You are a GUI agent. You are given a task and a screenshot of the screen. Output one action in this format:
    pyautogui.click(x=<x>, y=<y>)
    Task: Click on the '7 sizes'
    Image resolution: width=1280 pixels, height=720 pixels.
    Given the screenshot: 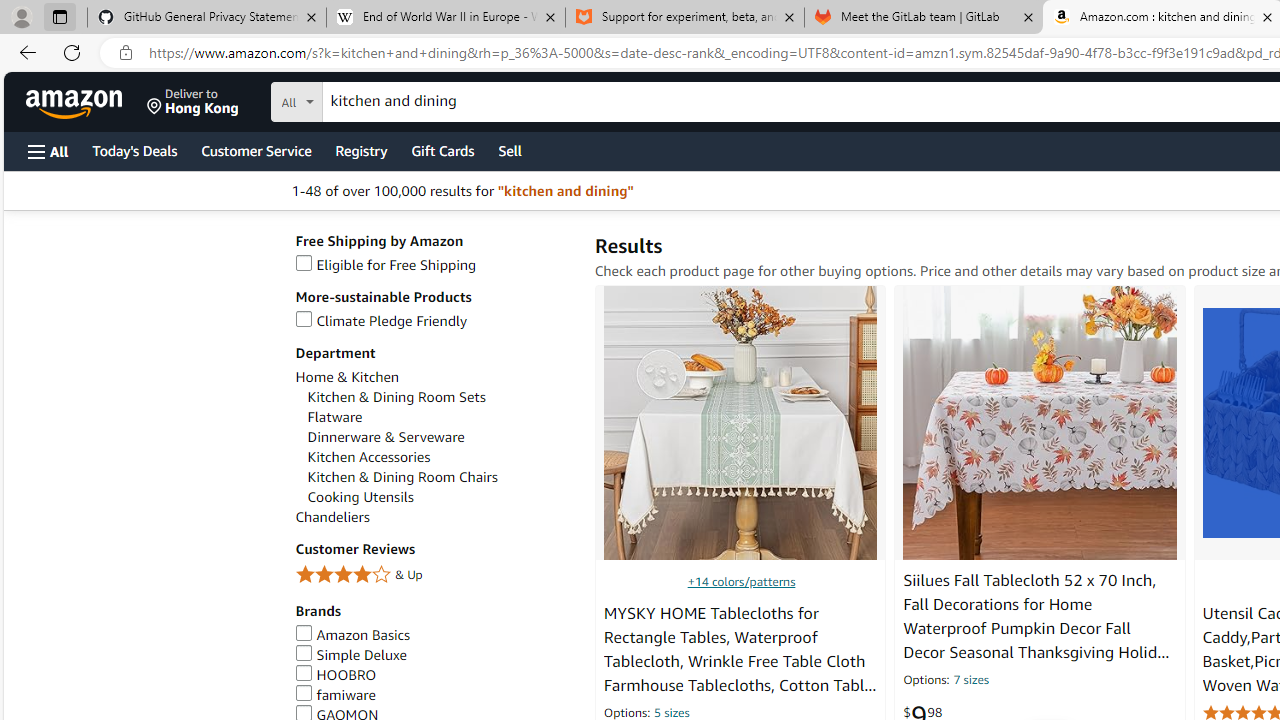 What is the action you would take?
    pyautogui.click(x=970, y=680)
    